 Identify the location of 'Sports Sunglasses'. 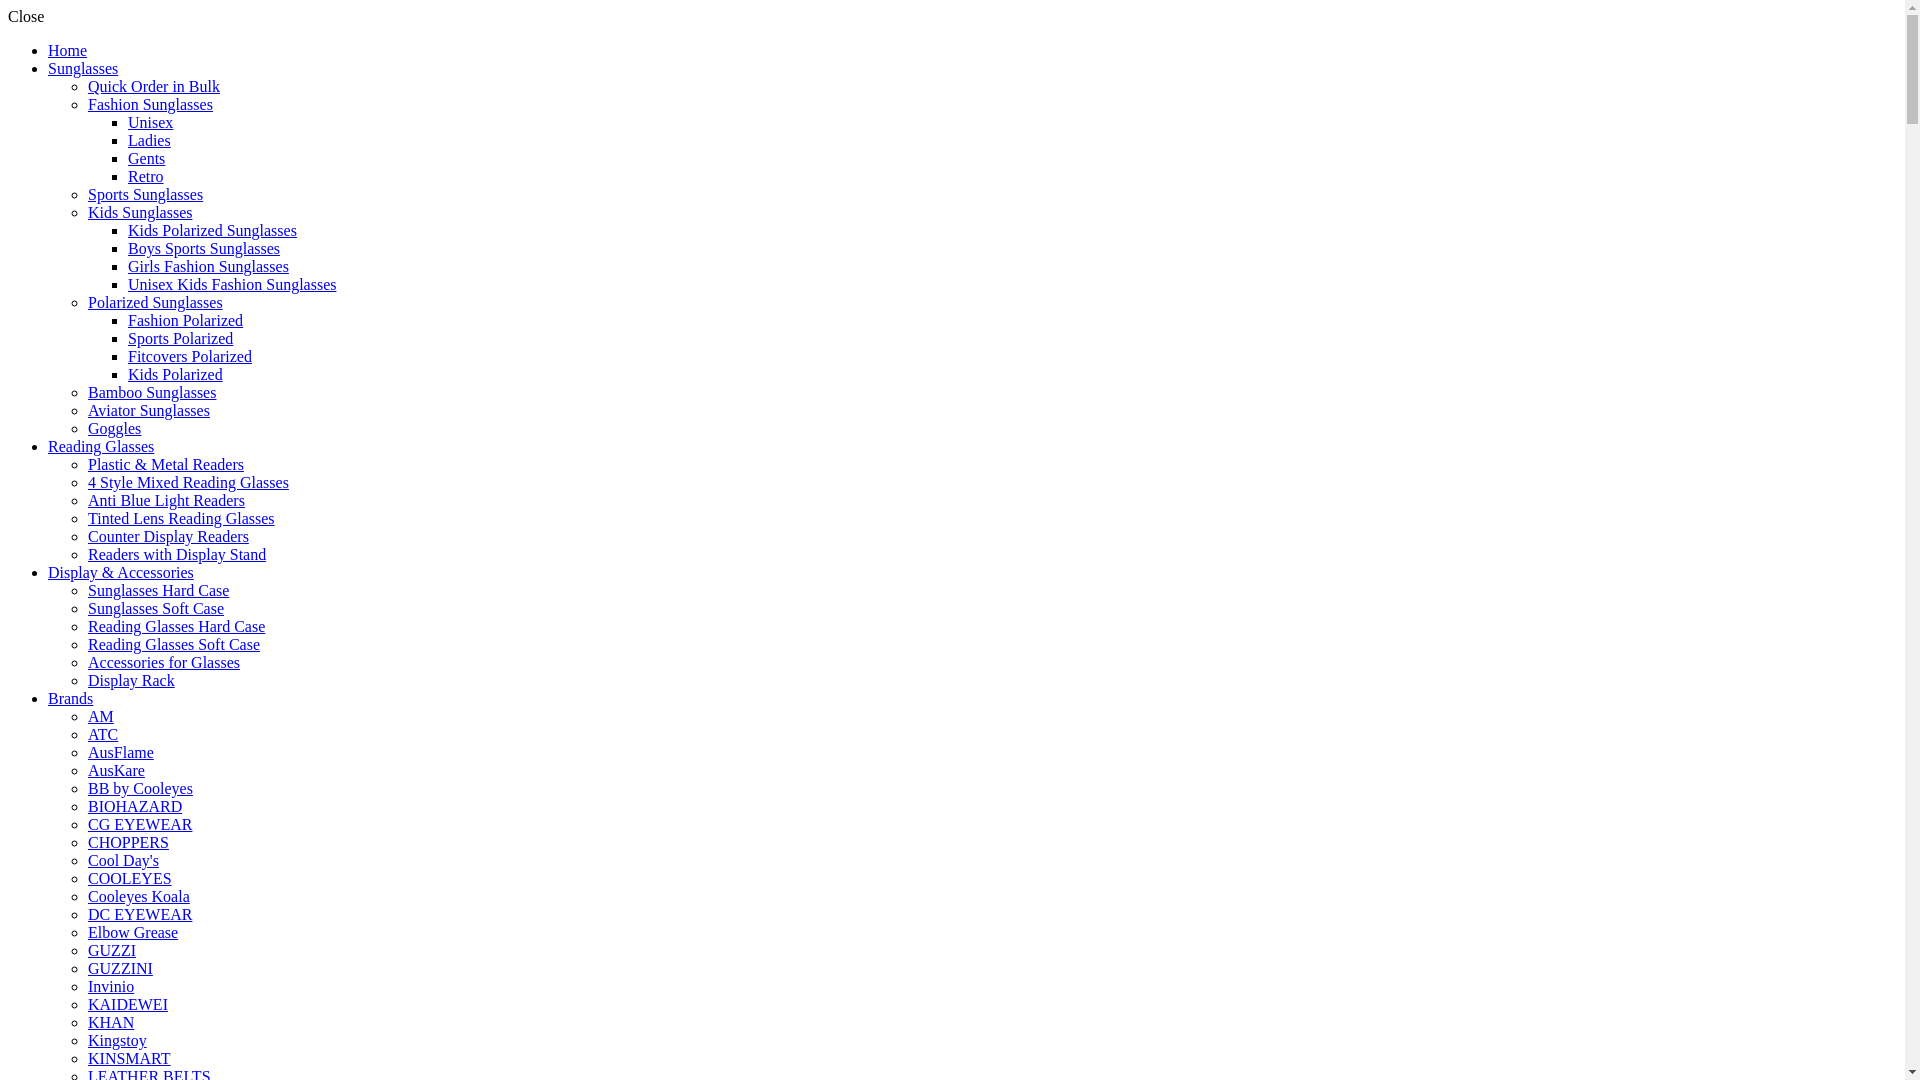
(86, 194).